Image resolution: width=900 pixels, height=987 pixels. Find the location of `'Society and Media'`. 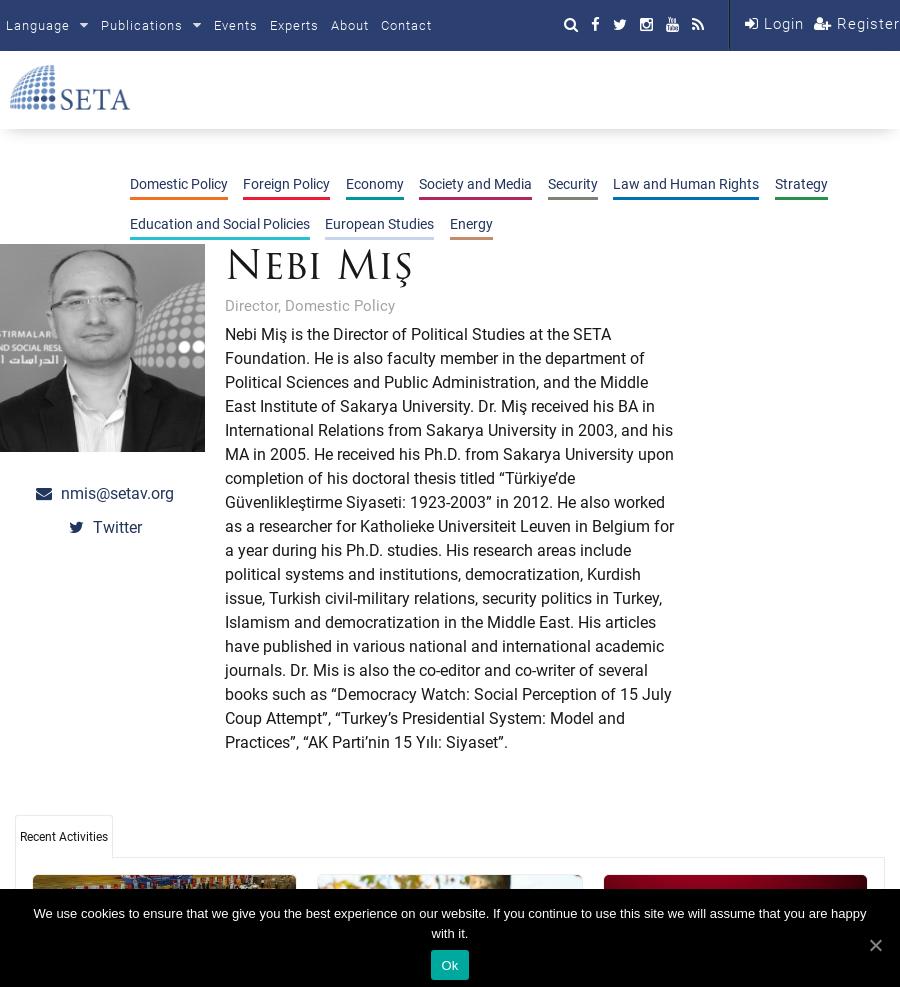

'Society and Media' is located at coordinates (474, 182).